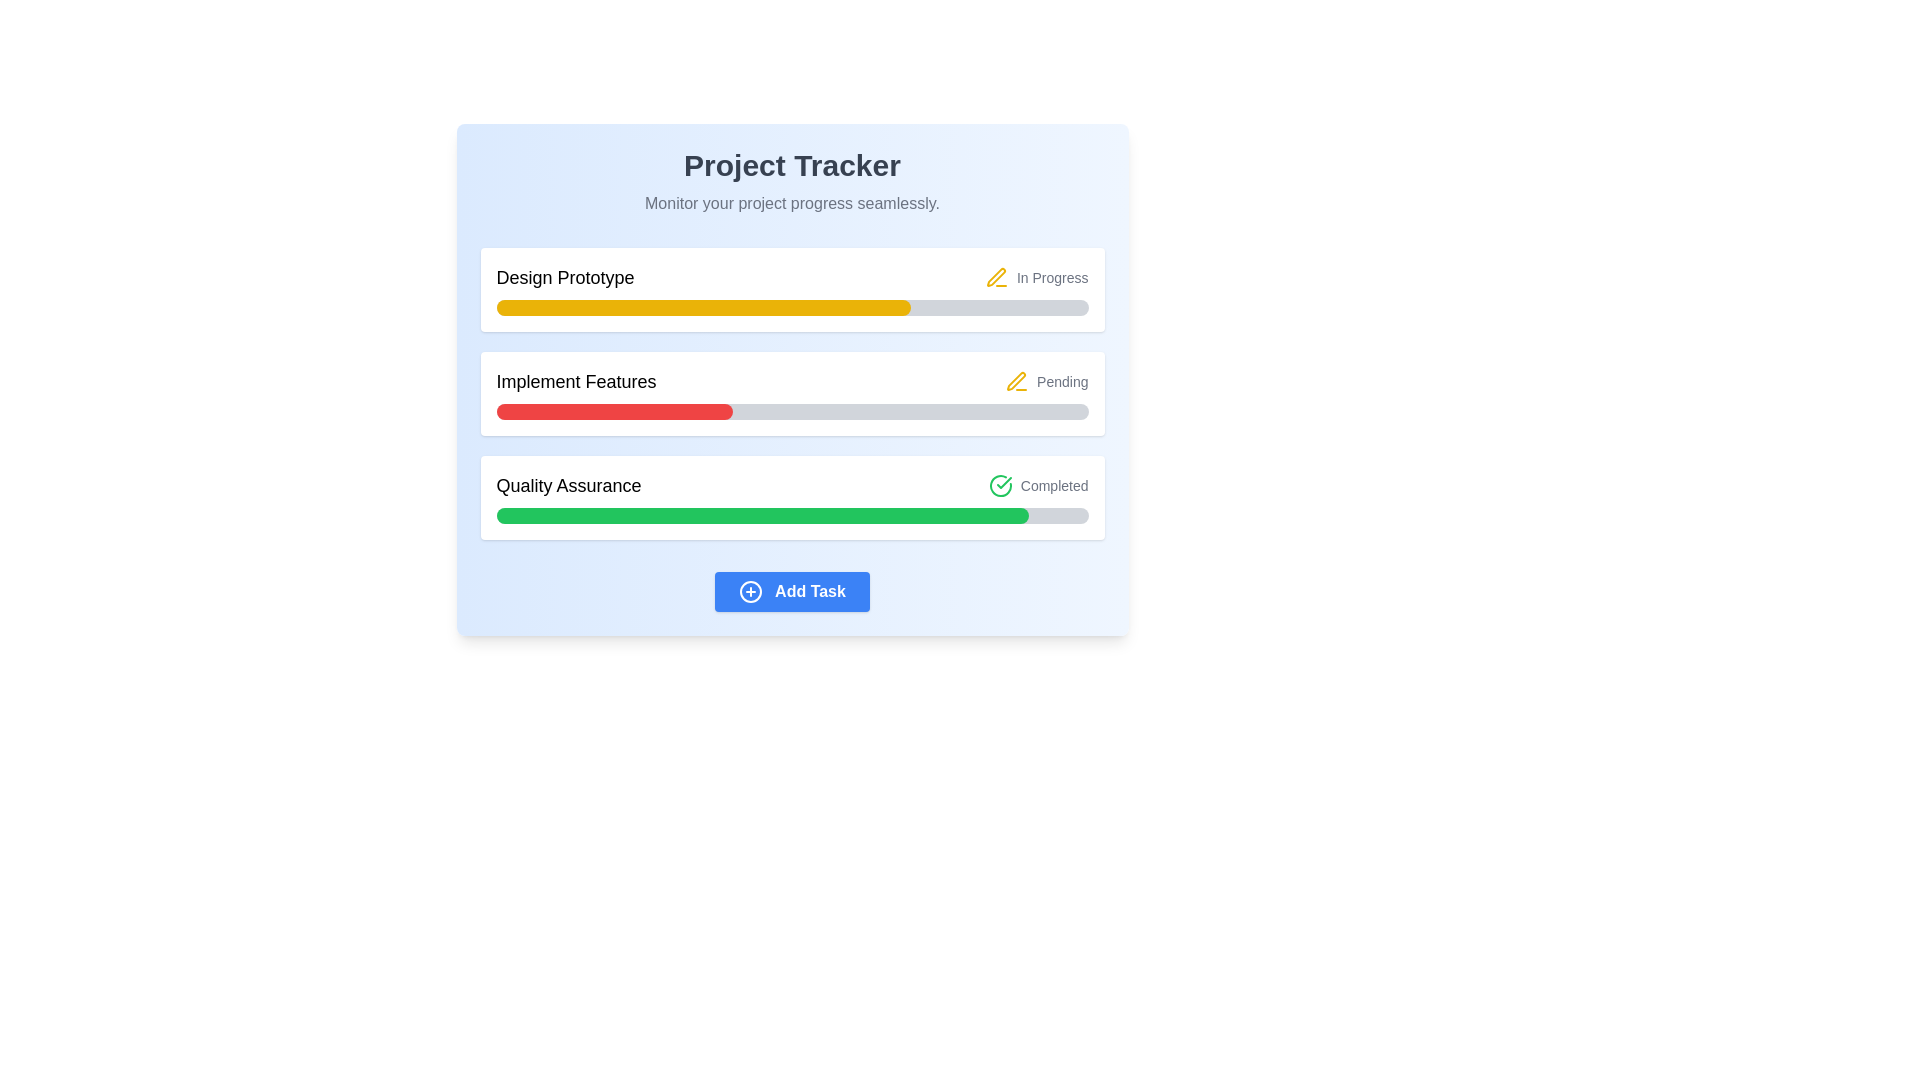  Describe the element at coordinates (1045, 308) in the screenshot. I see `the progress bar` at that location.